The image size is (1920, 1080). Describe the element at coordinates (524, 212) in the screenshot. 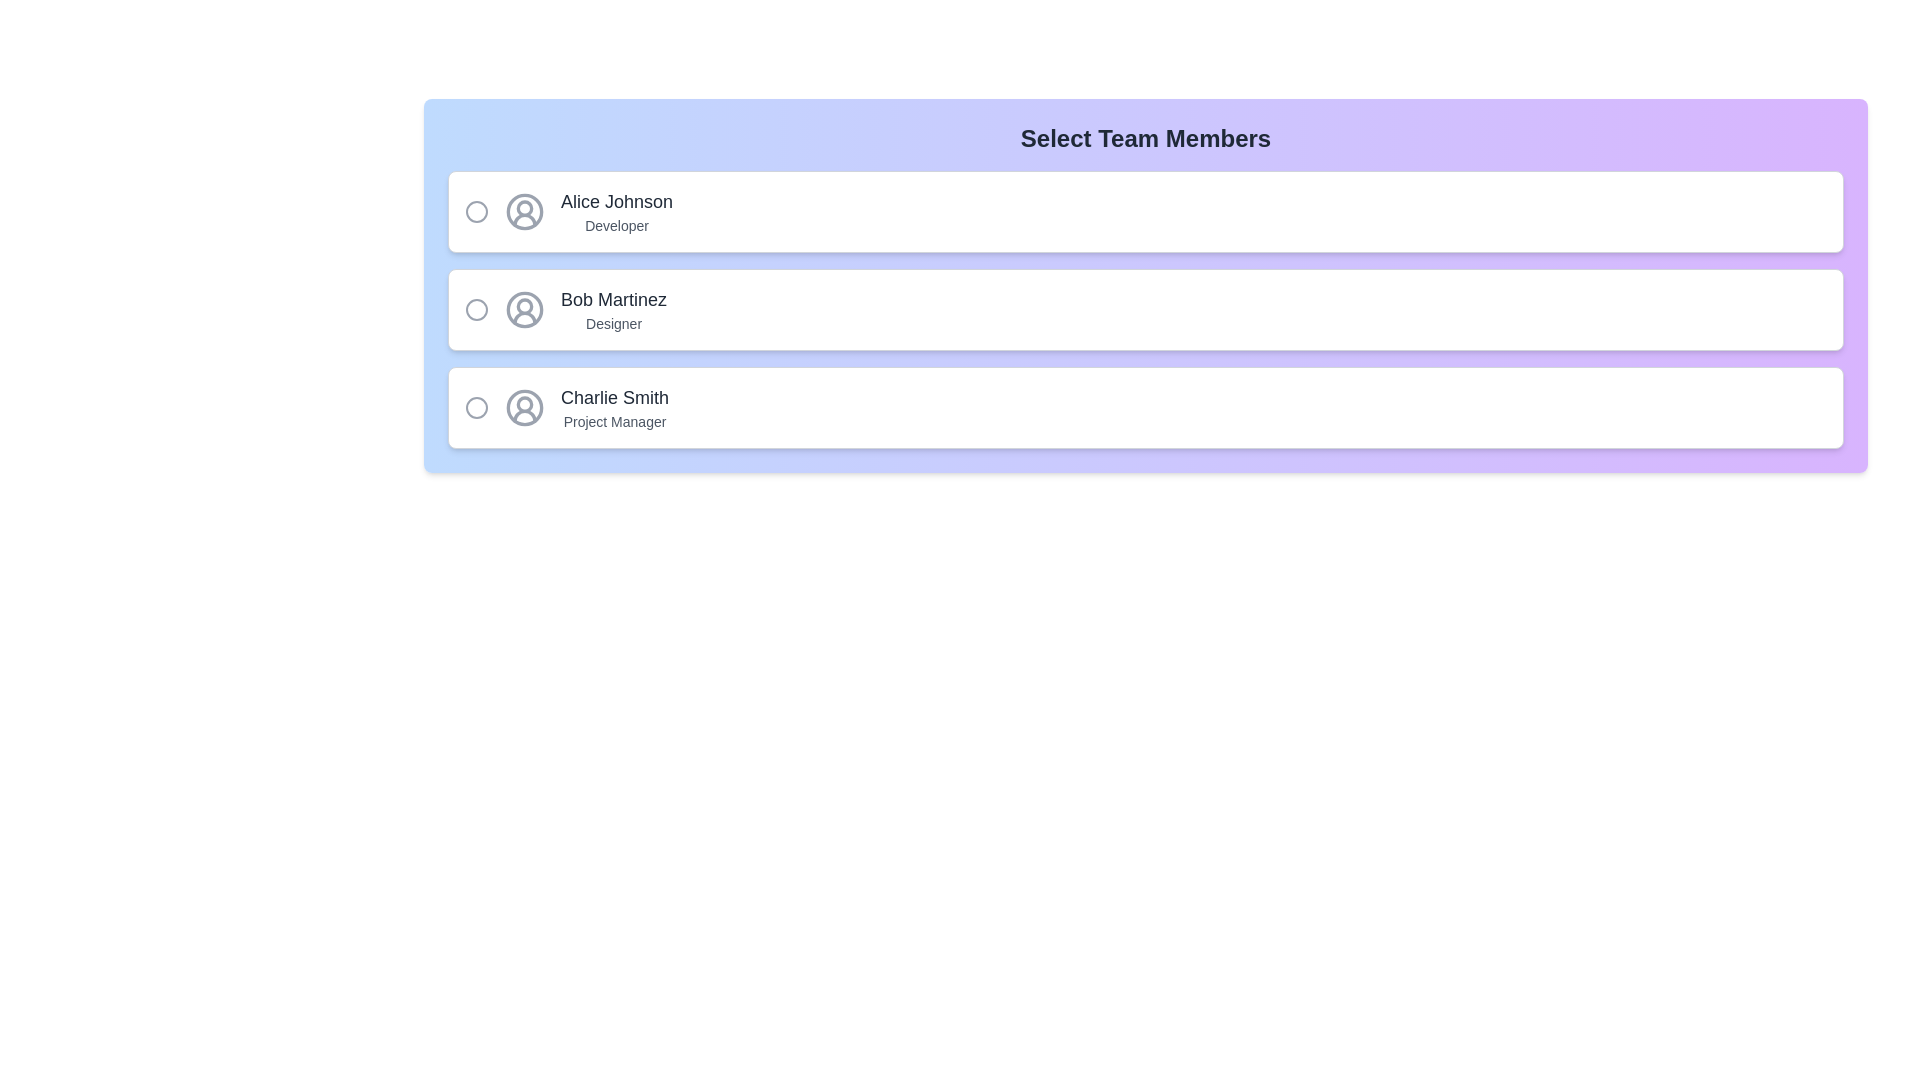

I see `the circular user profile icon for 'Alice Johnson, Developer', which is located to the left of the text content` at that location.